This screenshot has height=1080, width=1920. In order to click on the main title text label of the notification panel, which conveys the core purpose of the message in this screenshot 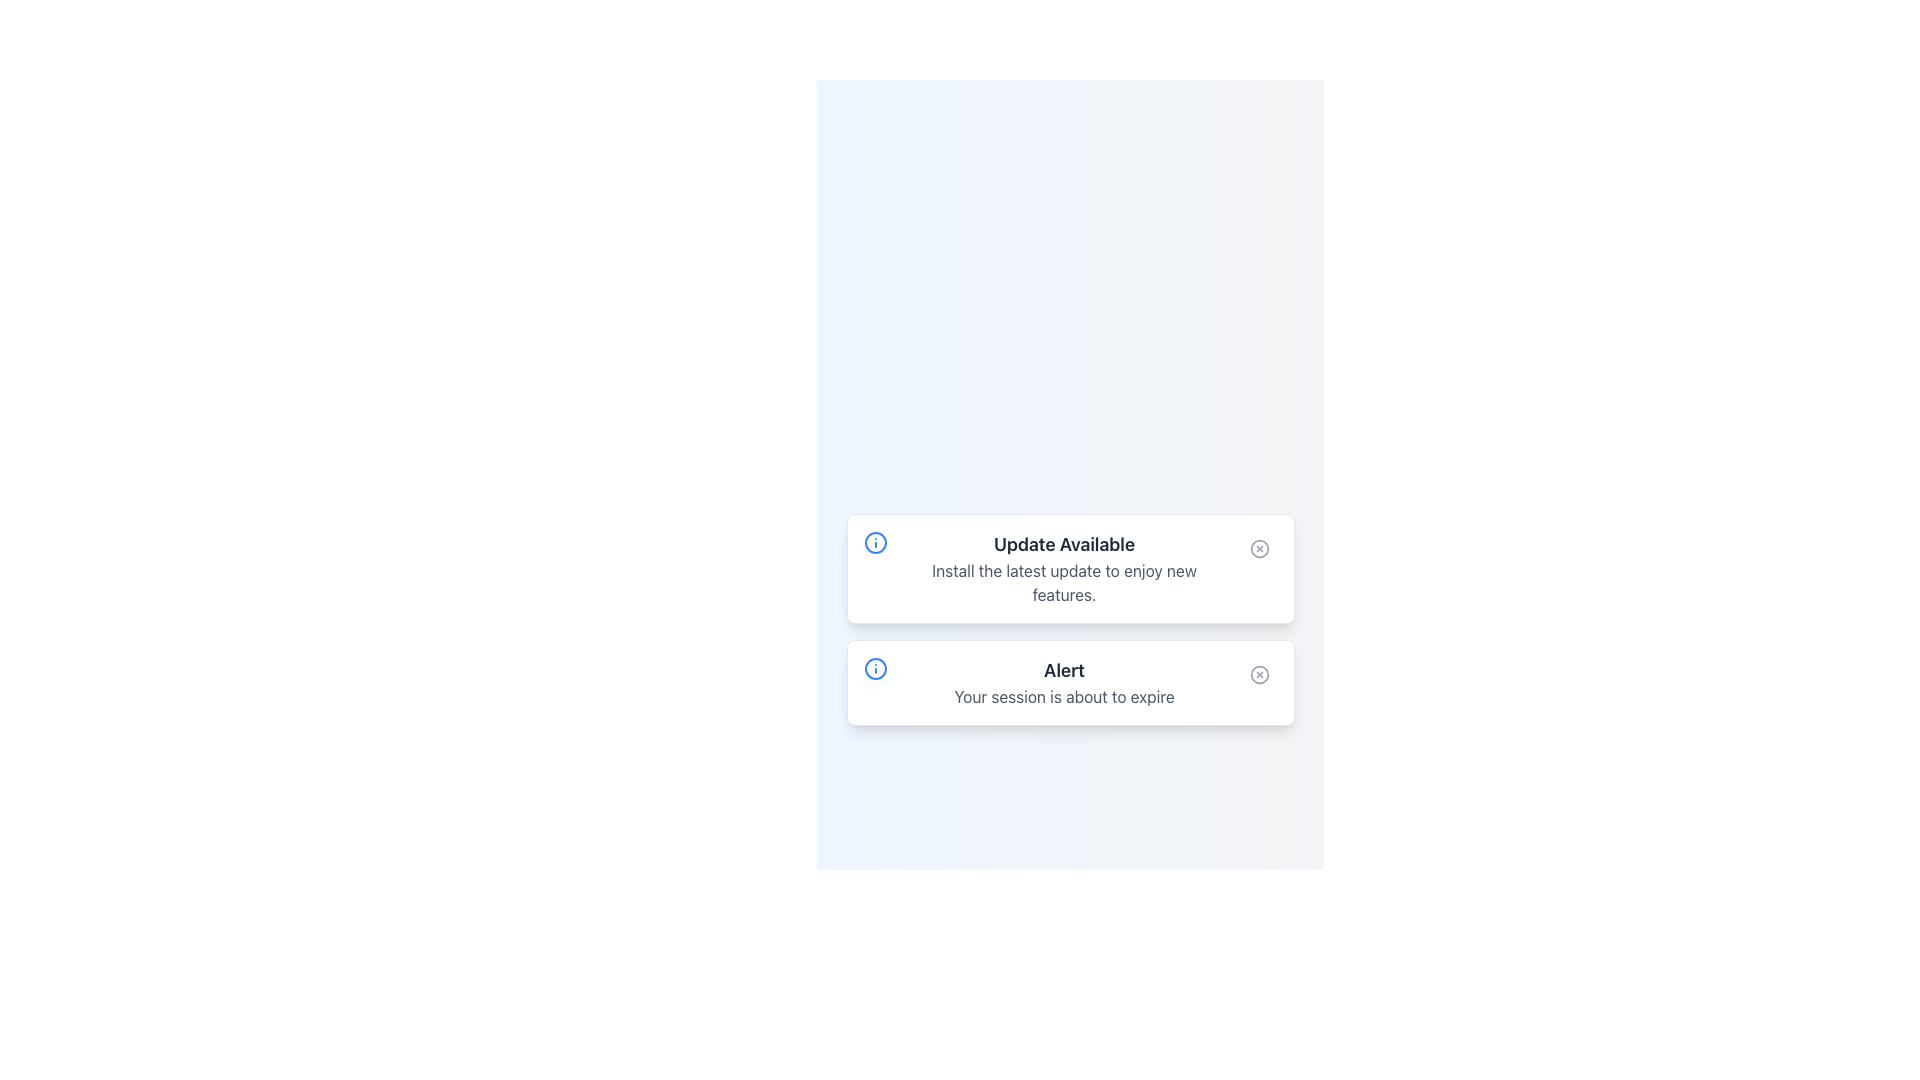, I will do `click(1063, 671)`.